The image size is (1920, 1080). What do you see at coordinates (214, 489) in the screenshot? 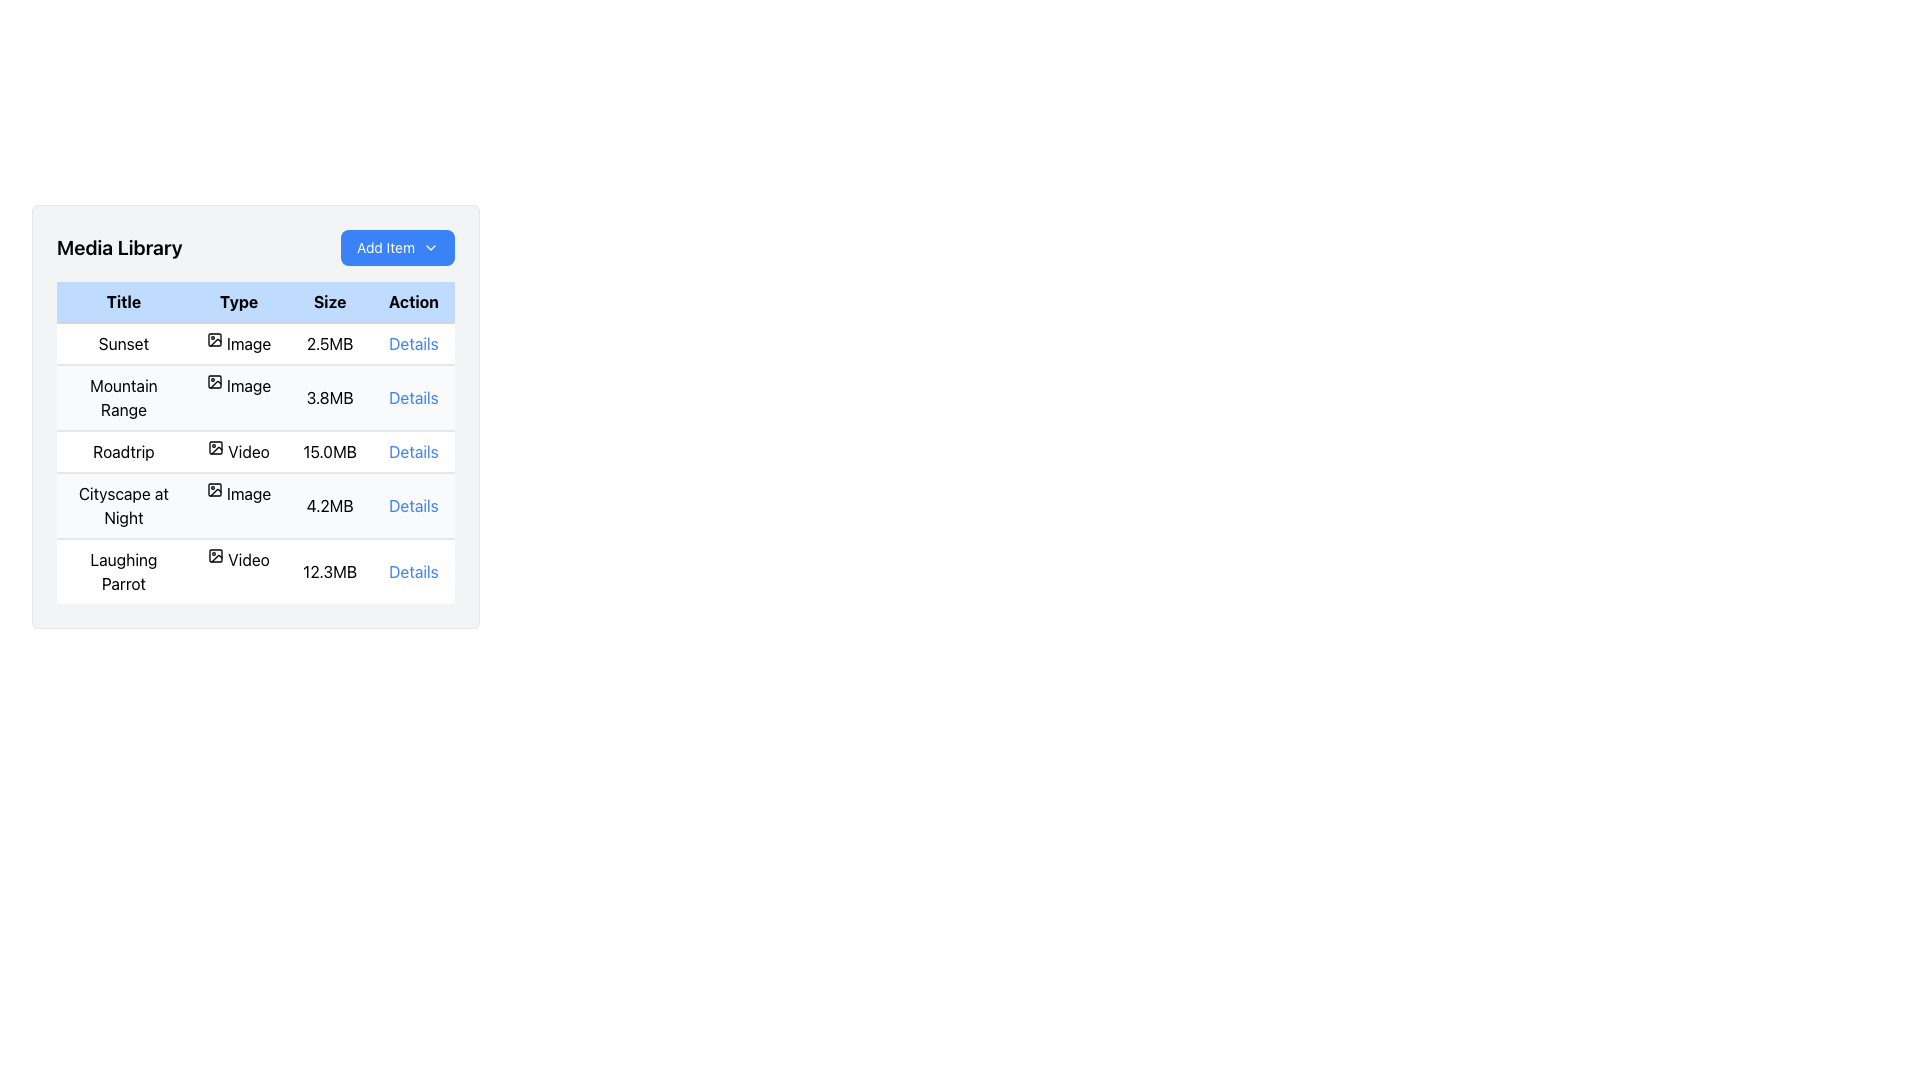
I see `the rounded rectangle SVG icon representing the media type in the second column of the media library table, specifically for the row labeled 'Cityscape at Night'` at bounding box center [214, 489].